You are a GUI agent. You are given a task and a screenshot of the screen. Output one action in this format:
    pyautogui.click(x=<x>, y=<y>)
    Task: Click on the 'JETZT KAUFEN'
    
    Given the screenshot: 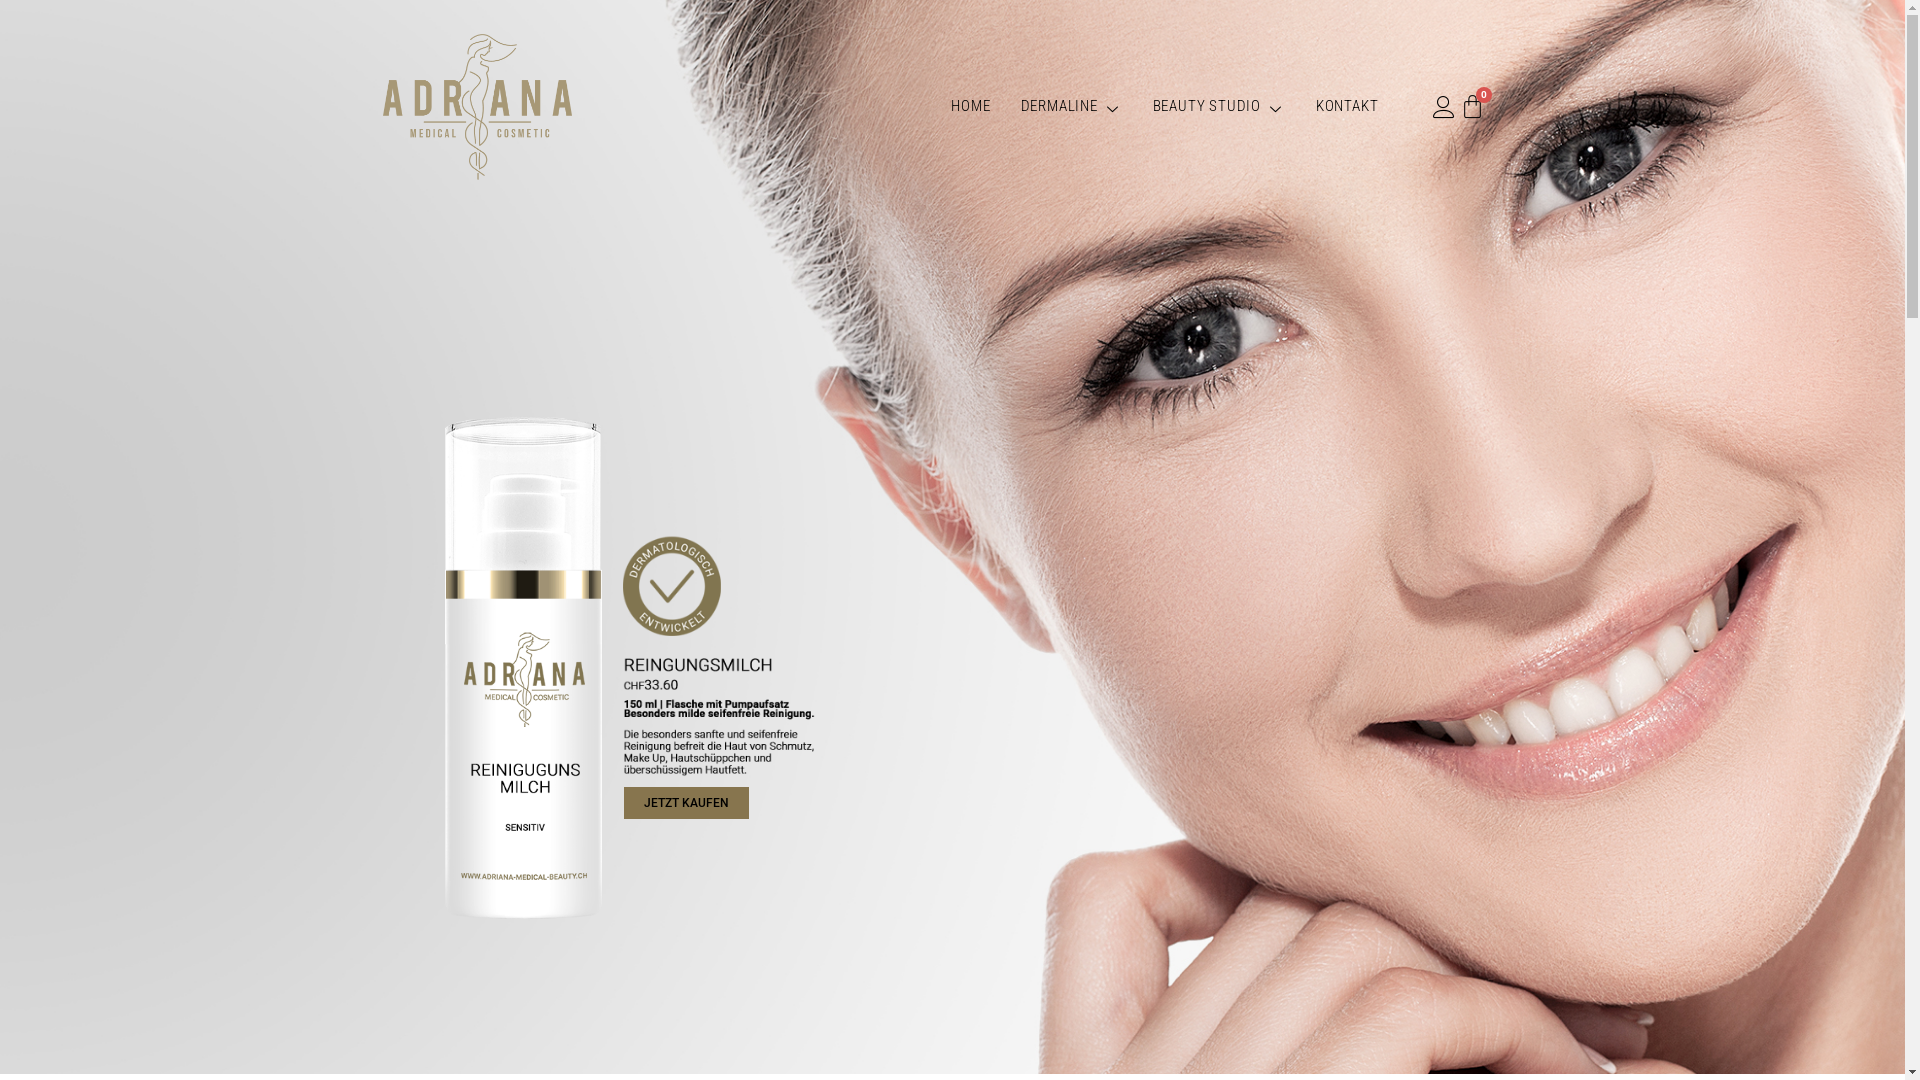 What is the action you would take?
    pyautogui.click(x=686, y=801)
    